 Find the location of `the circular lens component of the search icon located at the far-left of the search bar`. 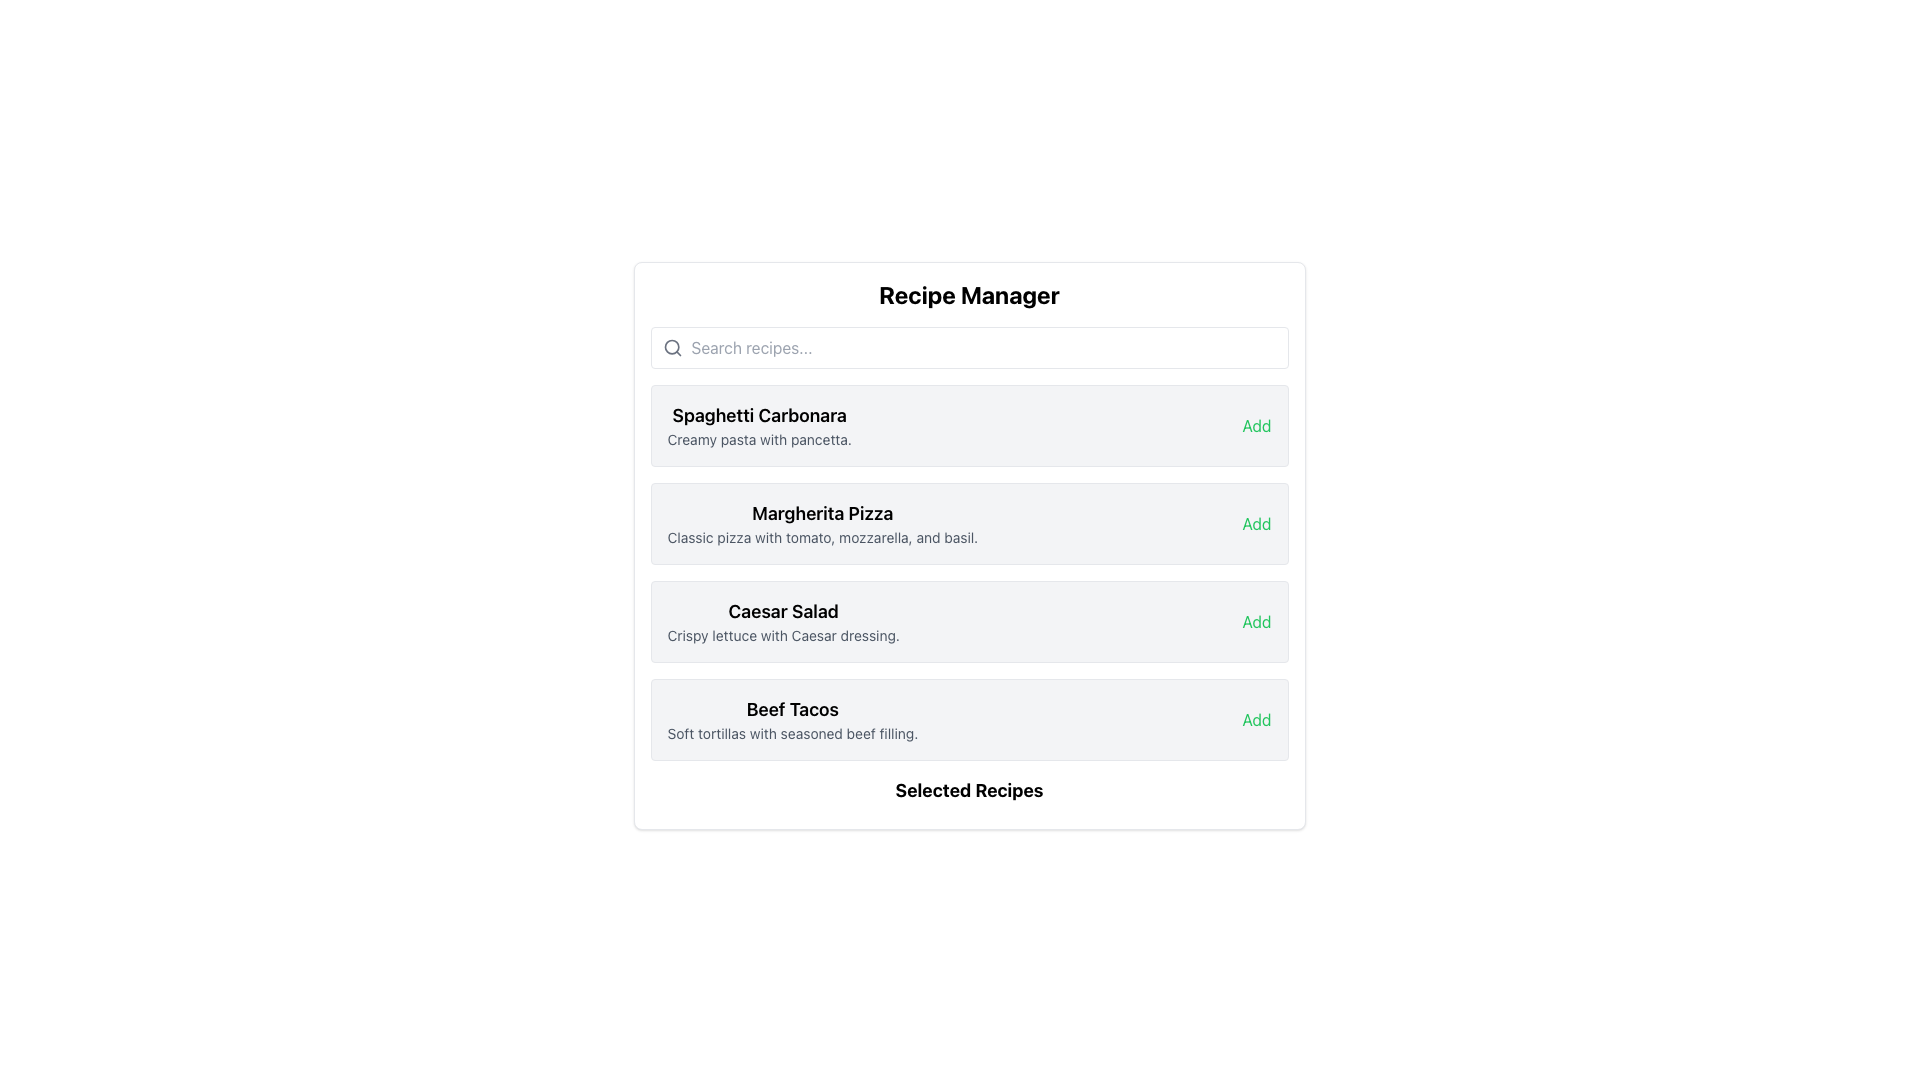

the circular lens component of the search icon located at the far-left of the search bar is located at coordinates (671, 346).